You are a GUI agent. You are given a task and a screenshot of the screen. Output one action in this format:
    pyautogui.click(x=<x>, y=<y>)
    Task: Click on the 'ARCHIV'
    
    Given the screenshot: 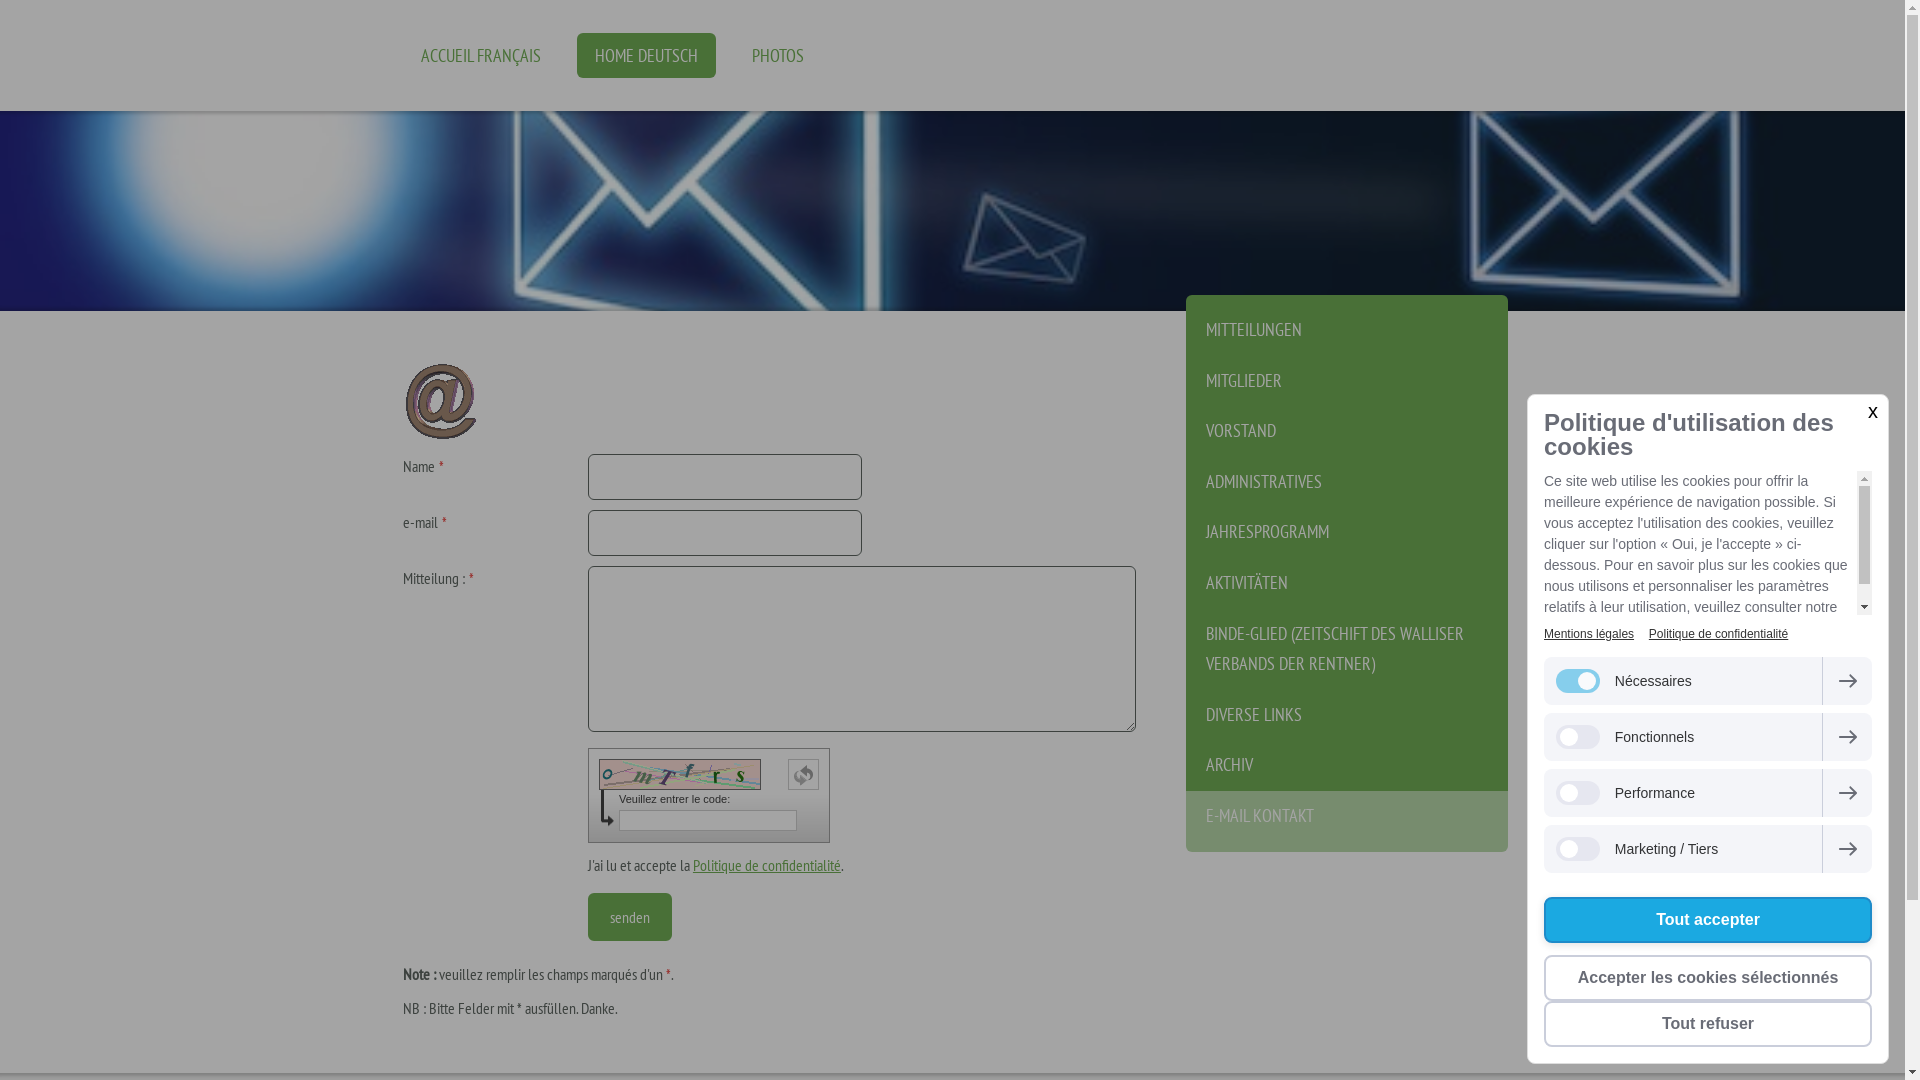 What is the action you would take?
    pyautogui.click(x=1347, y=765)
    